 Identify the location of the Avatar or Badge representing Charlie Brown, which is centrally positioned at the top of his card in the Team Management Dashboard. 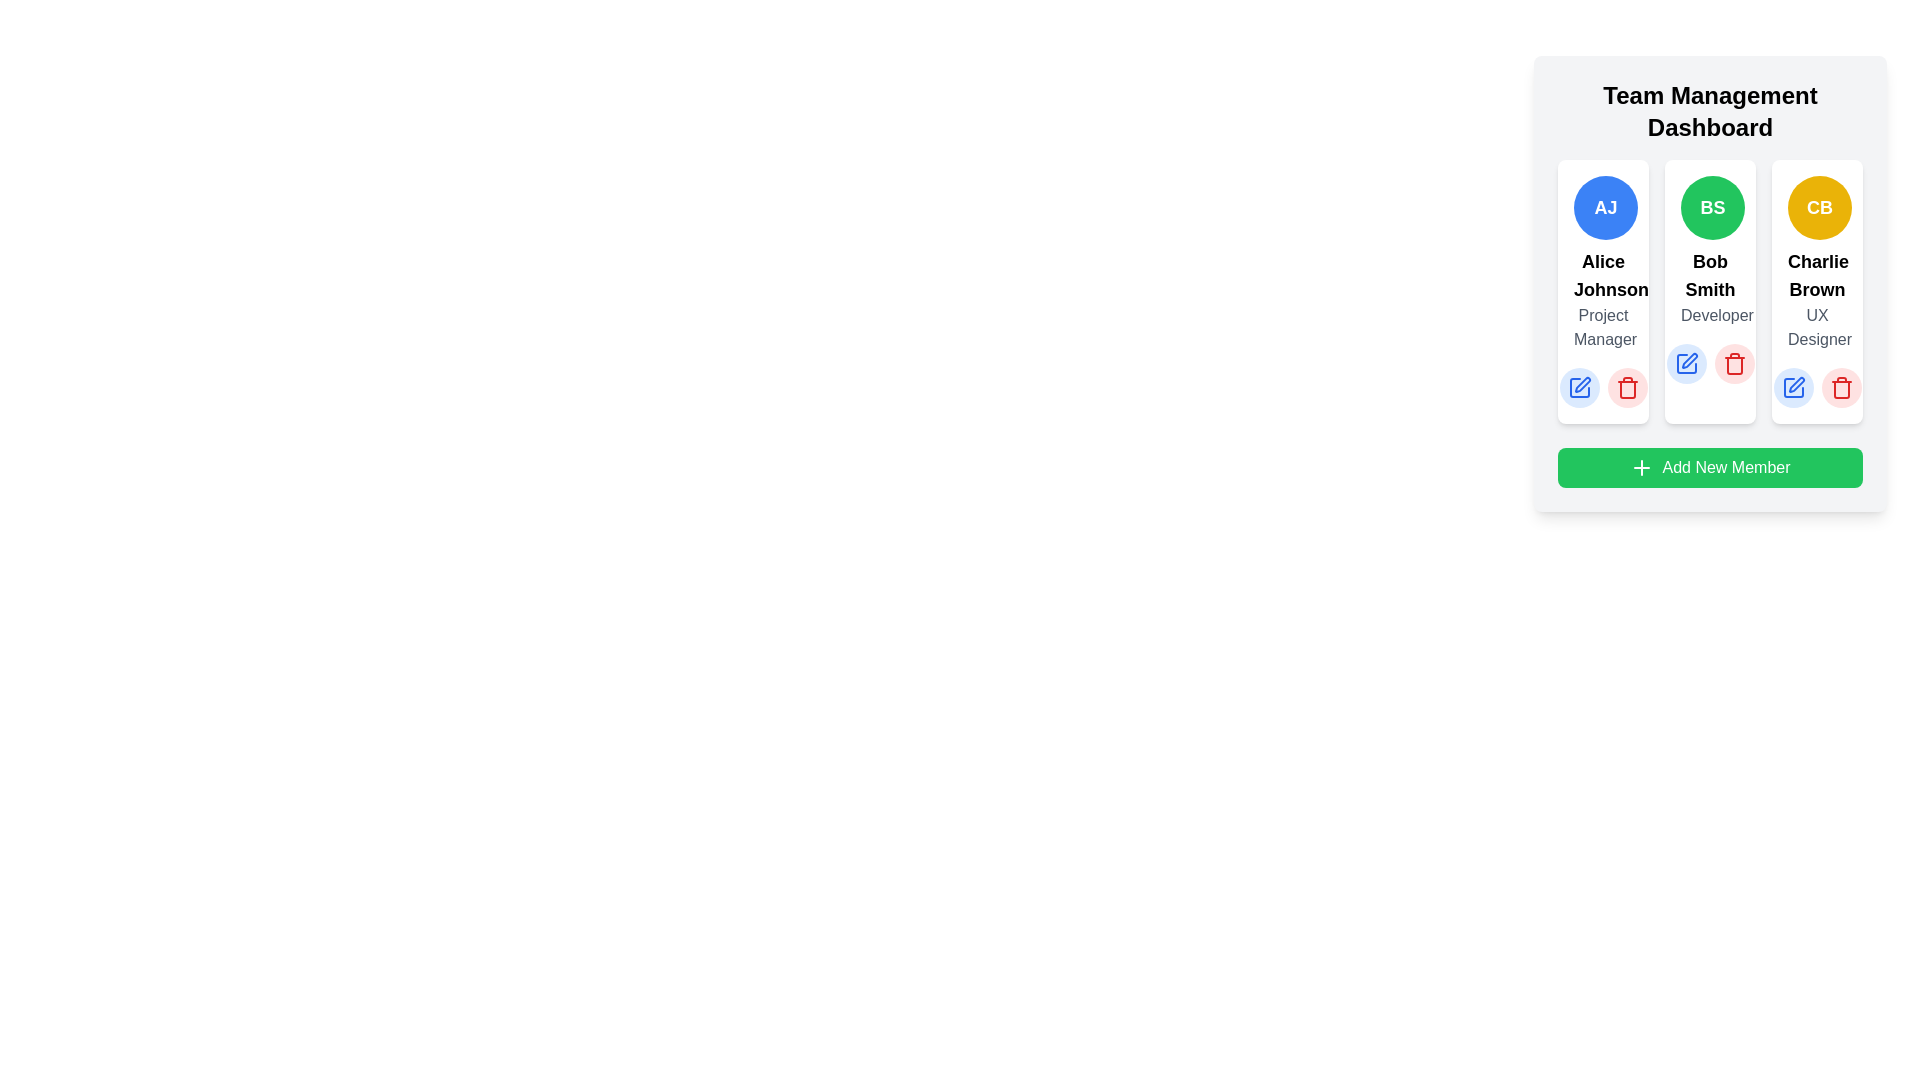
(1819, 208).